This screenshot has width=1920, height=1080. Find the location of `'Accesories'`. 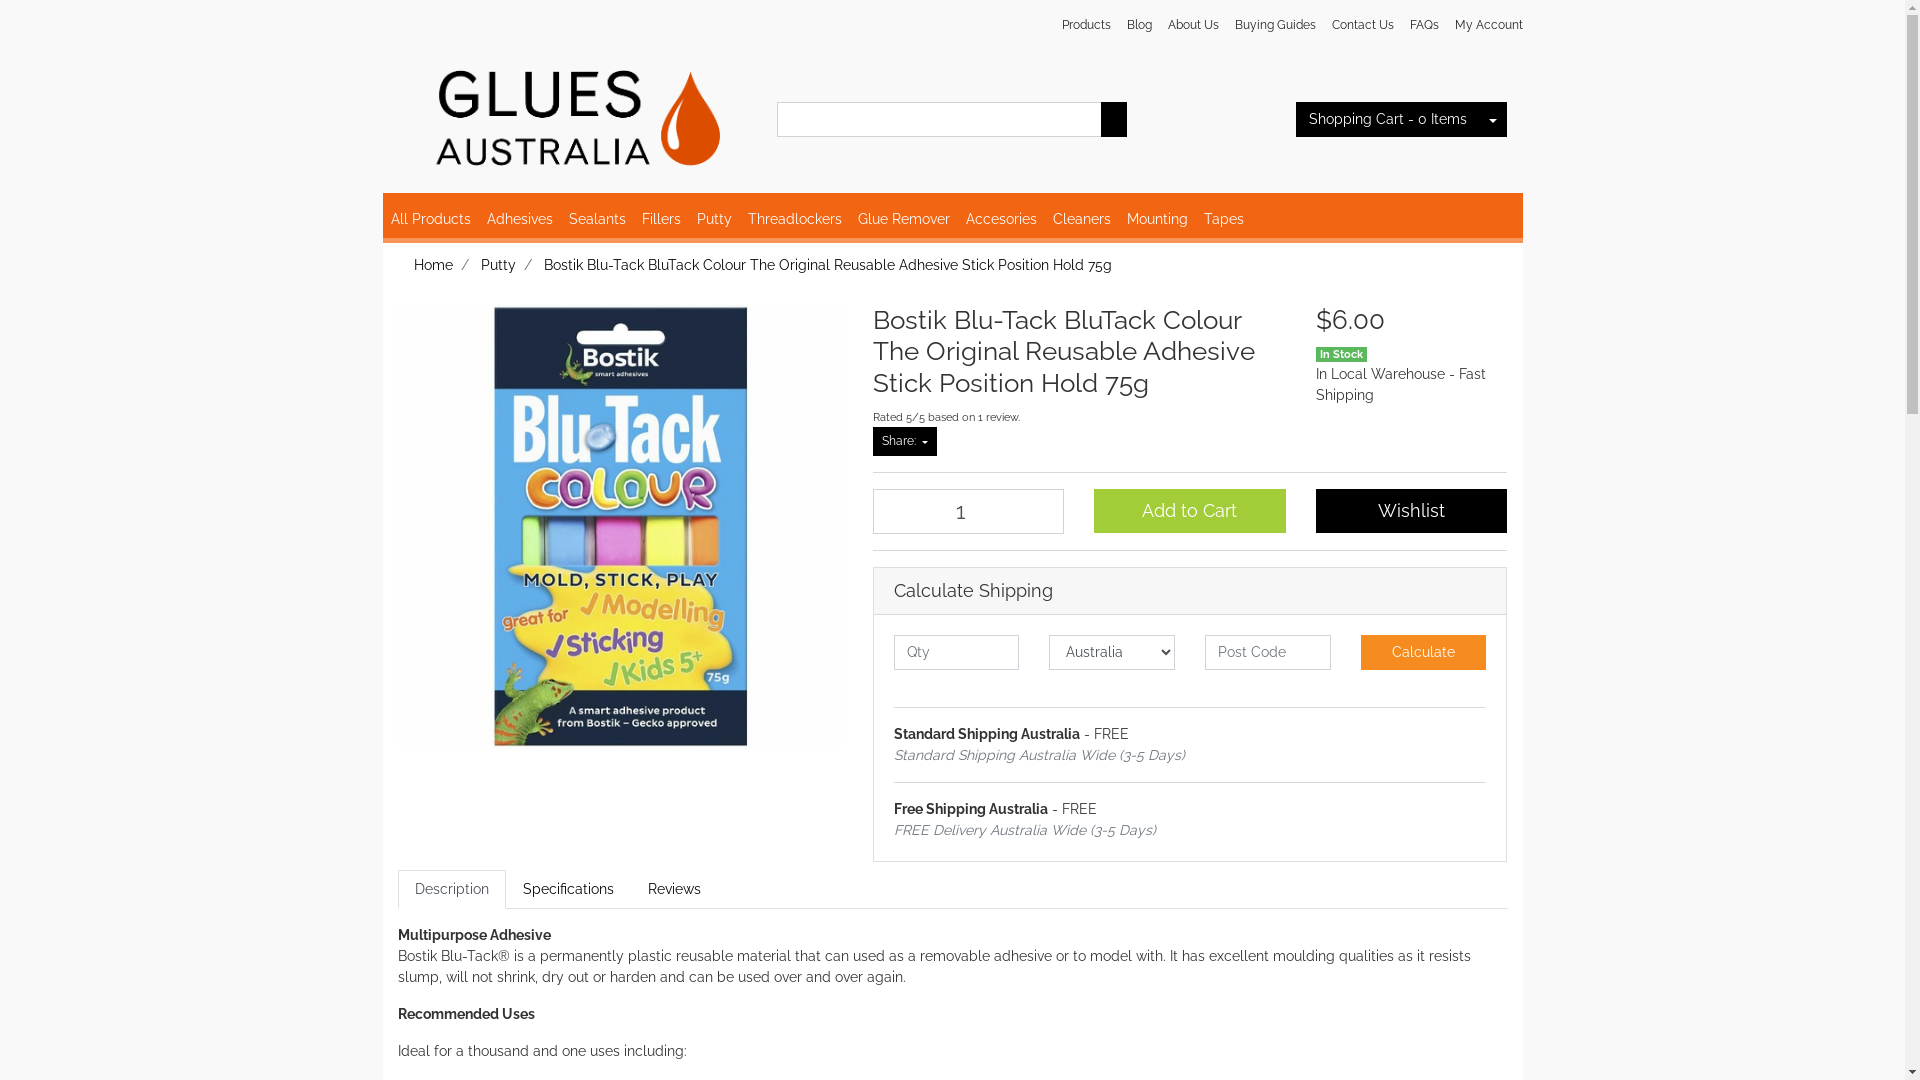

'Accesories' is located at coordinates (957, 219).